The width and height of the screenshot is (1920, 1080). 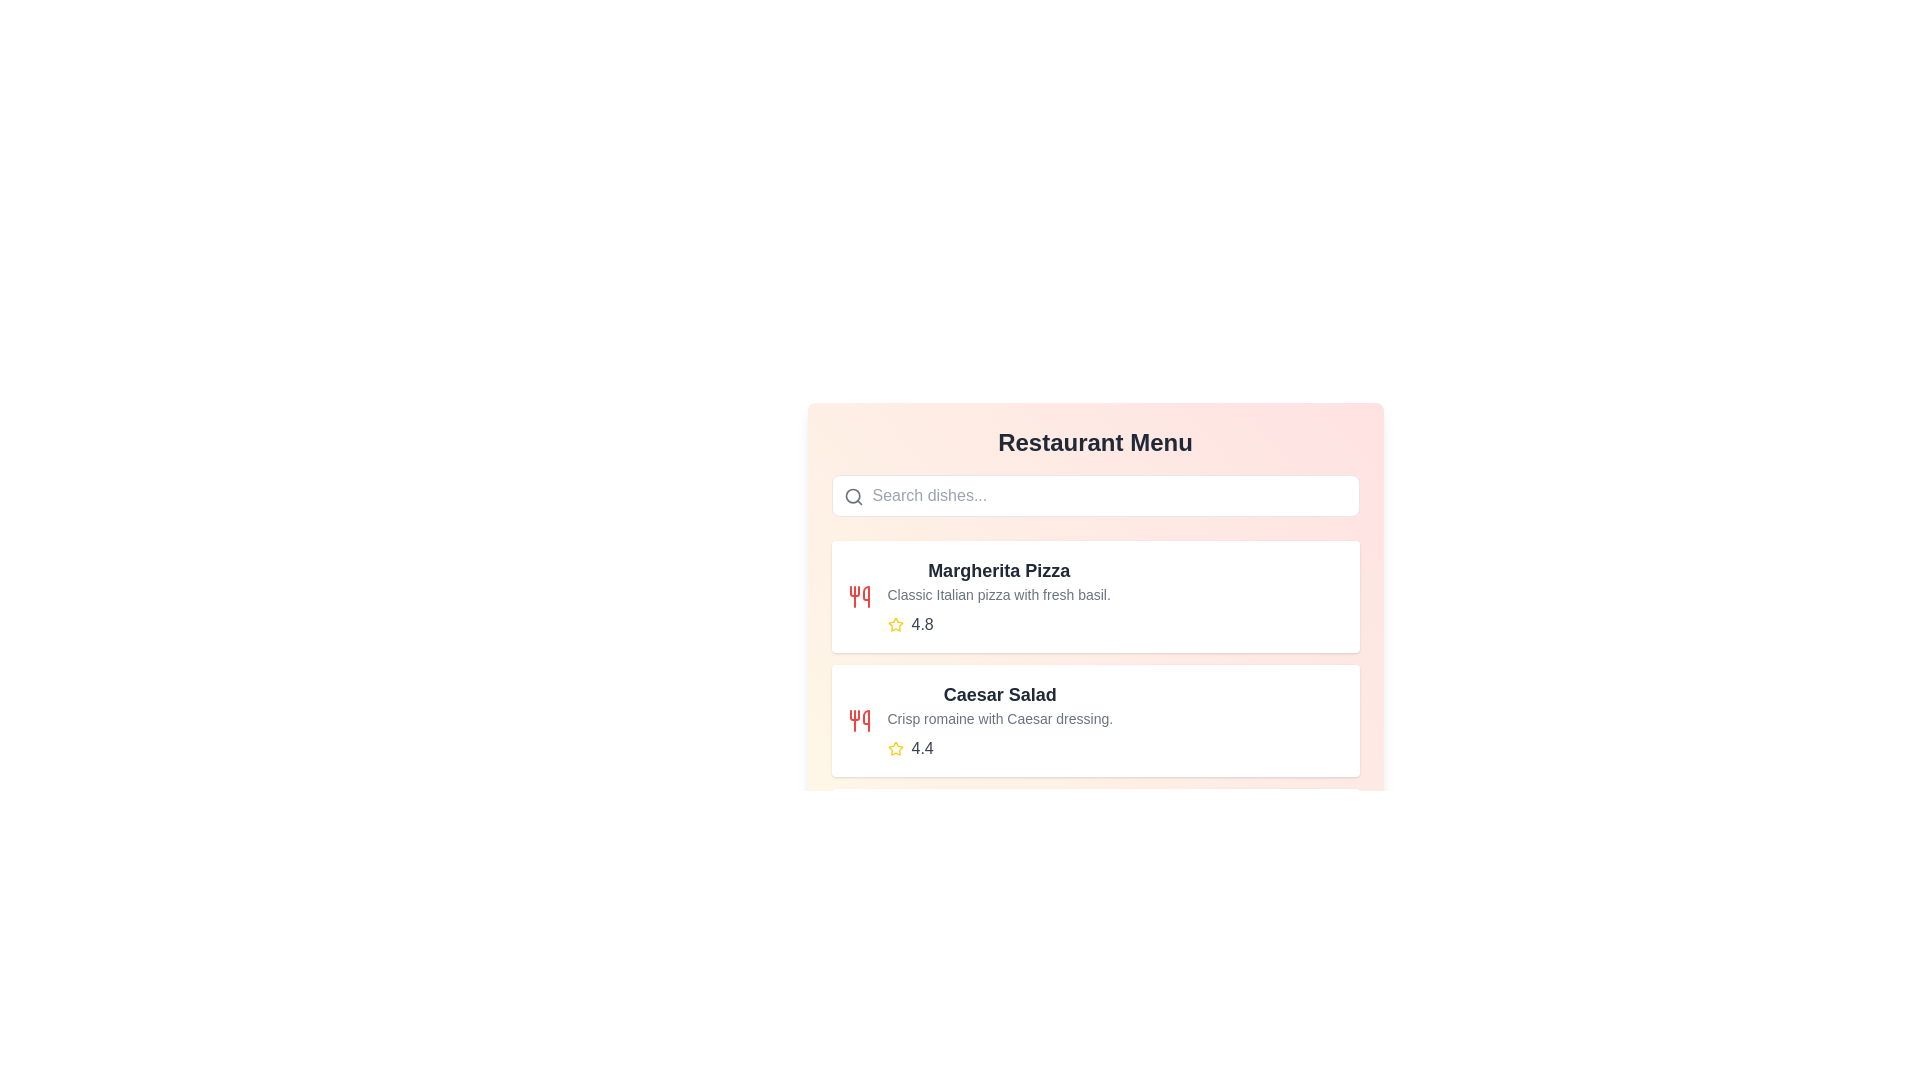 I want to click on the static text displaying the rating for the 'Caesar Salad' dish, located within the second item of a vertical list, following the star icon, so click(x=921, y=748).